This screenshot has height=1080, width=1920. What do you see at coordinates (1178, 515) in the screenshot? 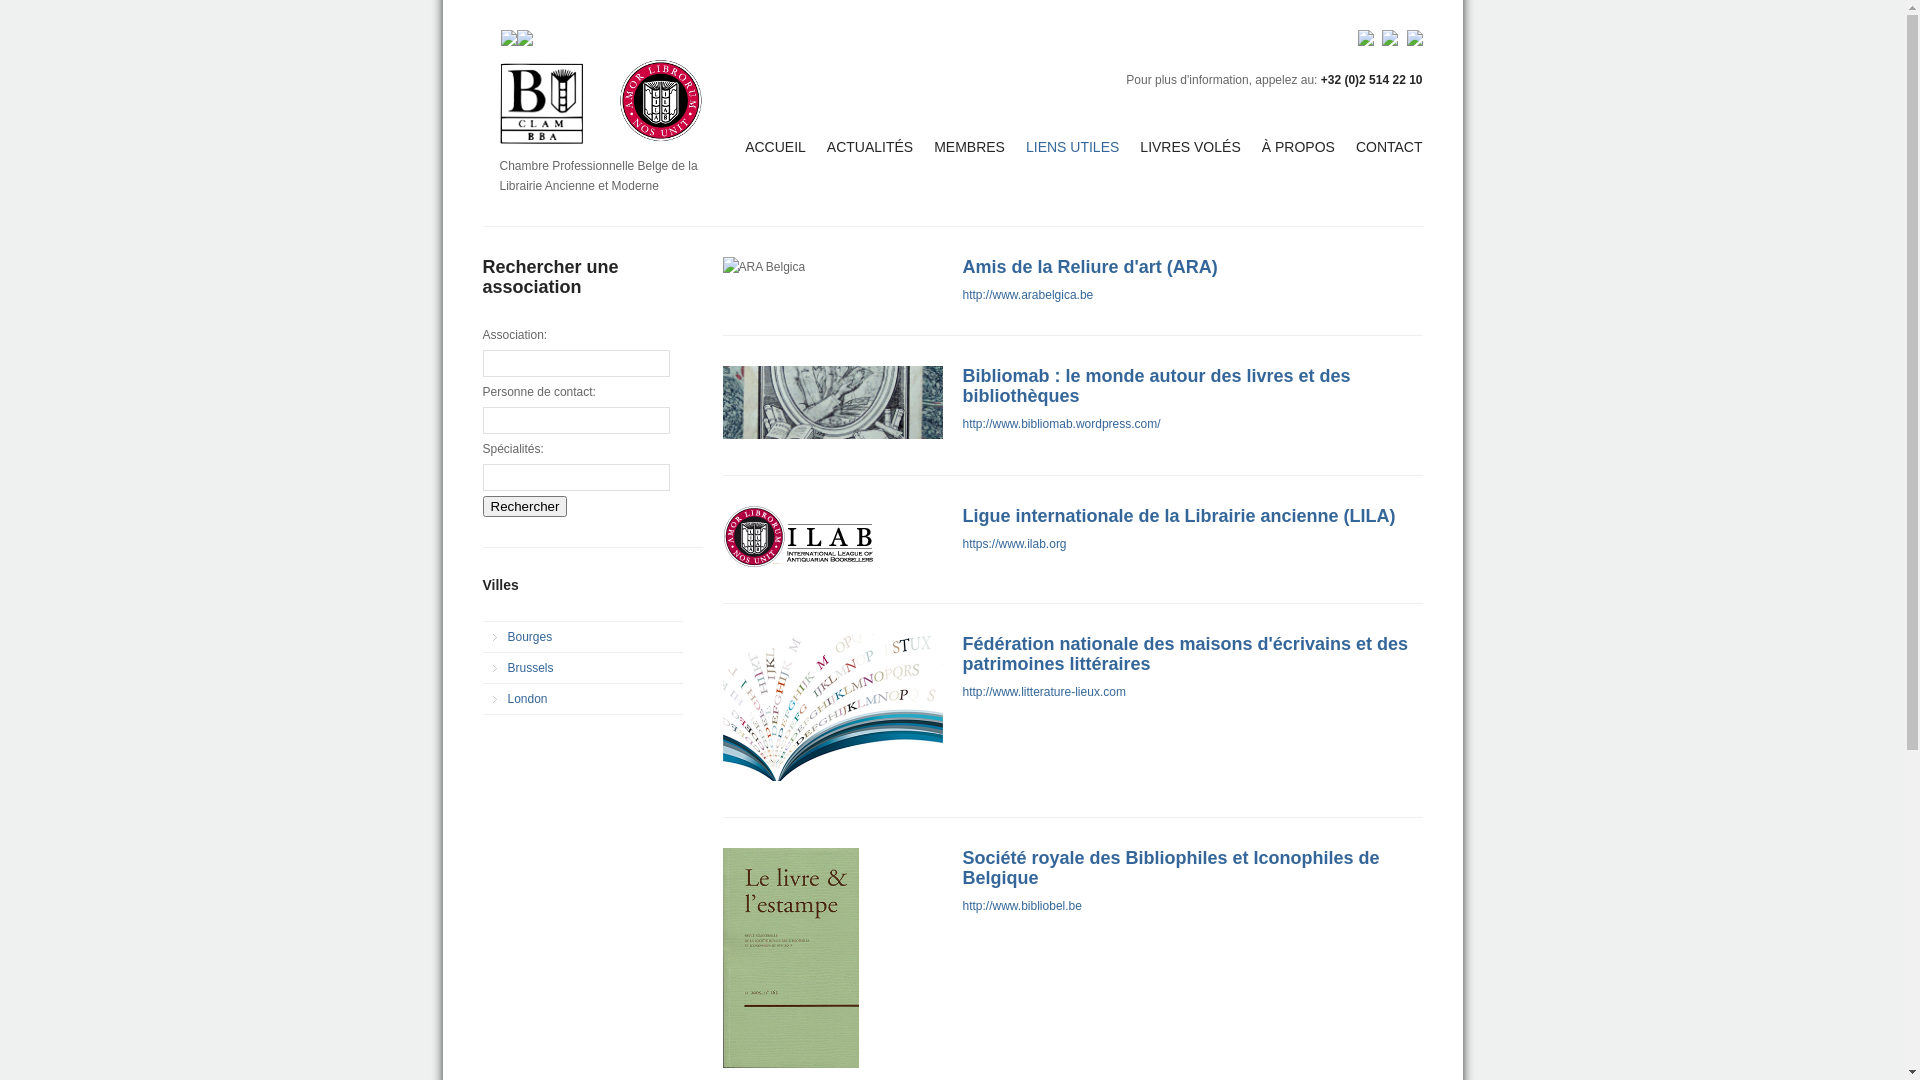
I see `'Ligue internationale de la Librairie ancienne (LILA)'` at bounding box center [1178, 515].